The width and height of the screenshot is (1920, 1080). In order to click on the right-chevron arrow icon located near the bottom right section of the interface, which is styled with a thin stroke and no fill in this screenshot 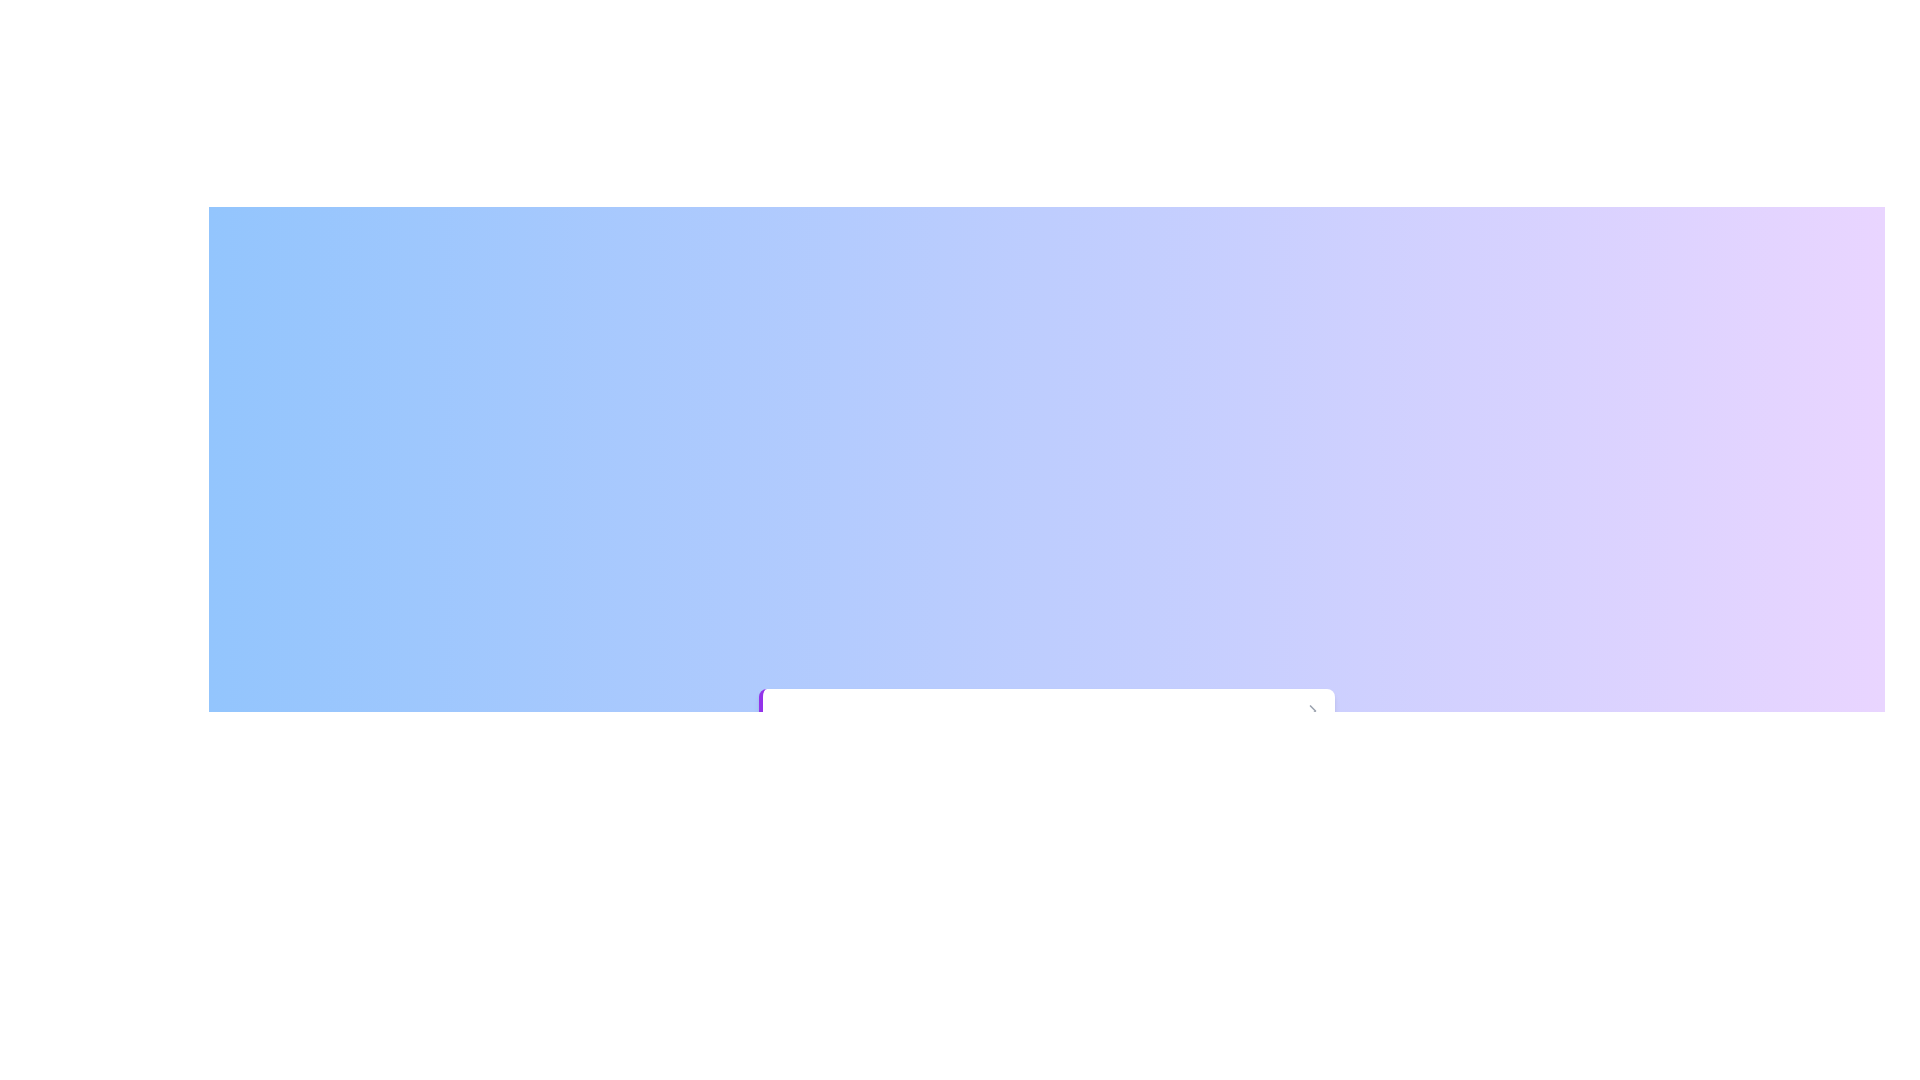, I will do `click(1313, 709)`.